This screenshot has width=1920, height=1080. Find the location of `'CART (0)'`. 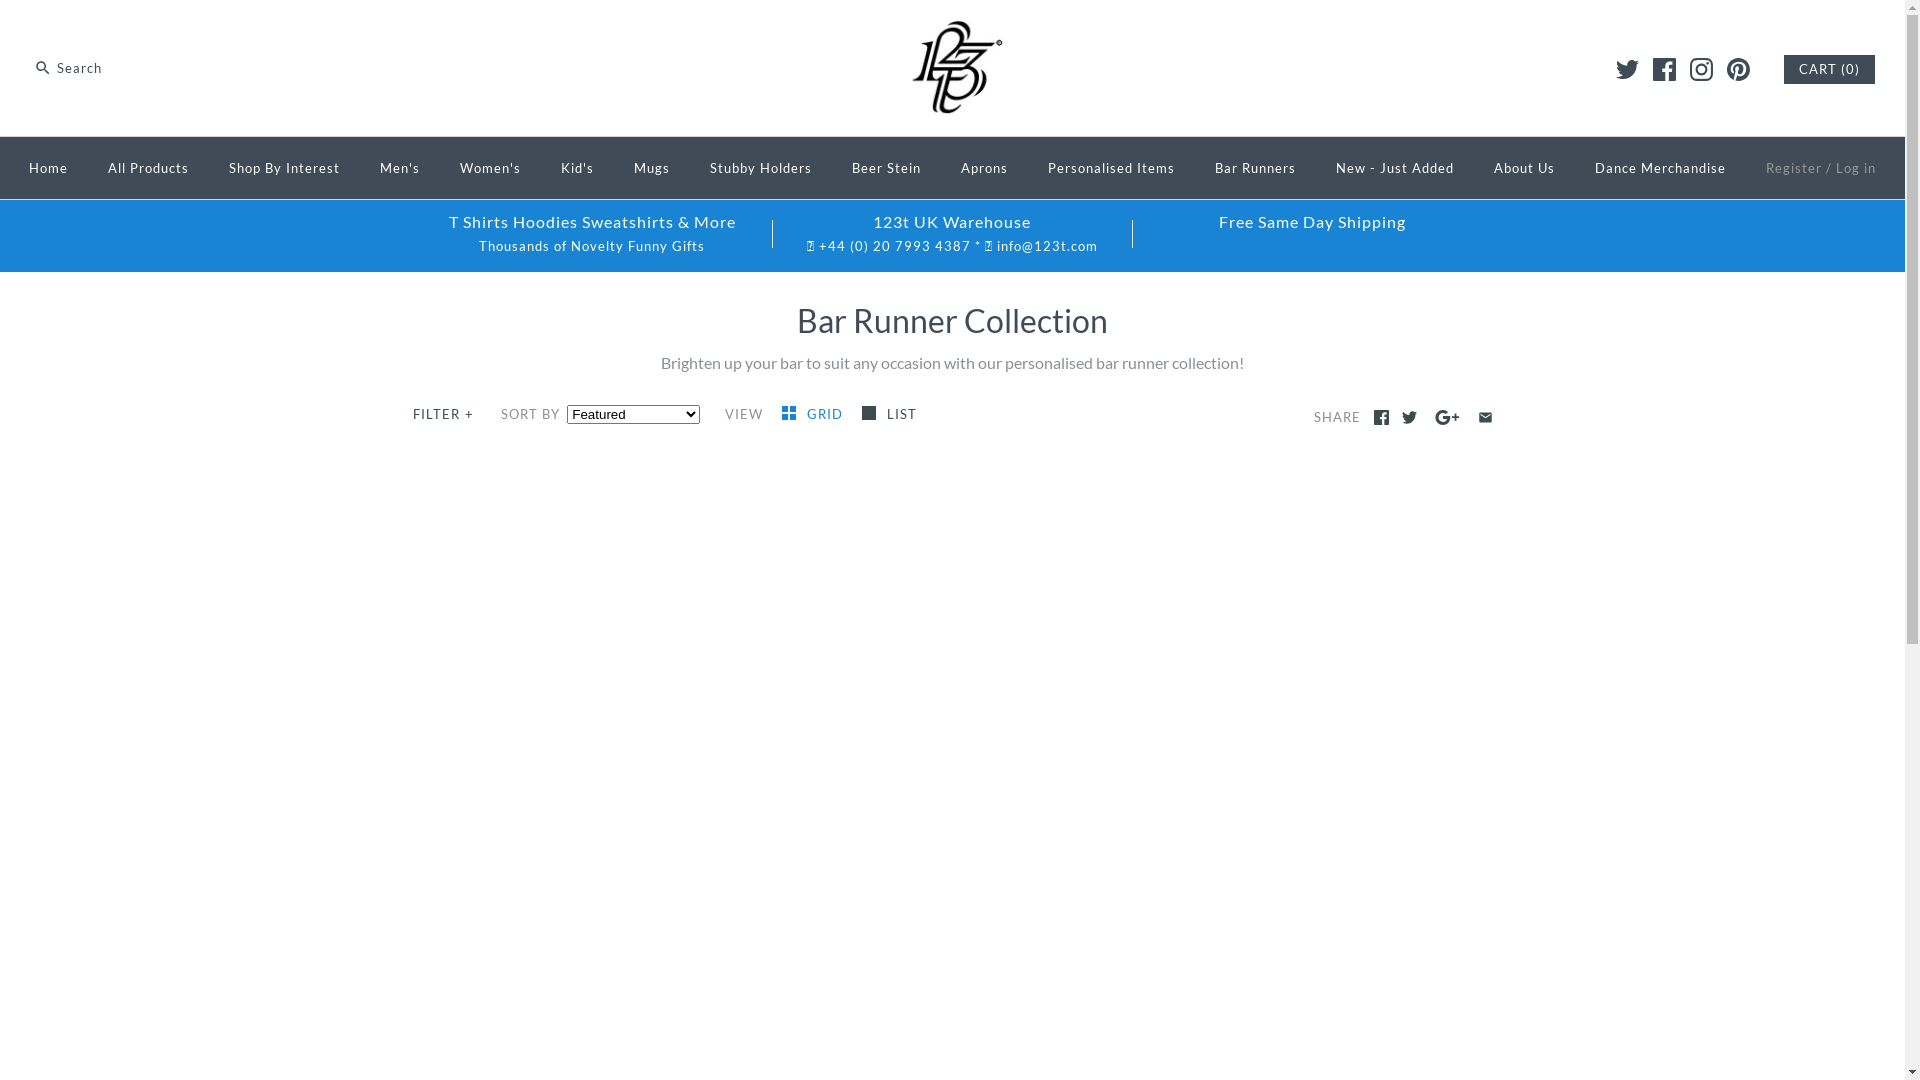

'CART (0)' is located at coordinates (1829, 68).